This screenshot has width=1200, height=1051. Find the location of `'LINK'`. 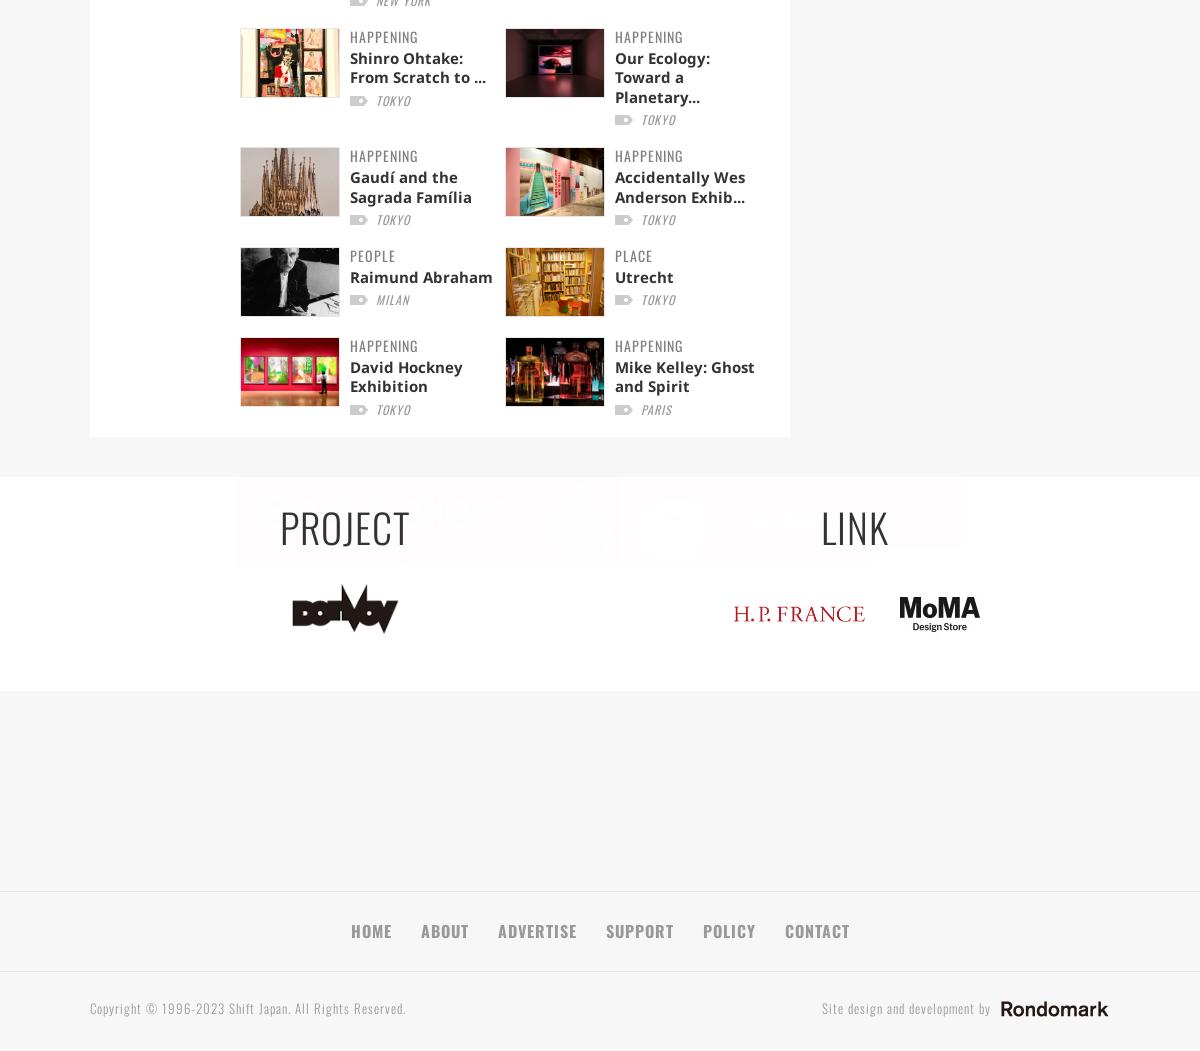

'LINK' is located at coordinates (854, 526).